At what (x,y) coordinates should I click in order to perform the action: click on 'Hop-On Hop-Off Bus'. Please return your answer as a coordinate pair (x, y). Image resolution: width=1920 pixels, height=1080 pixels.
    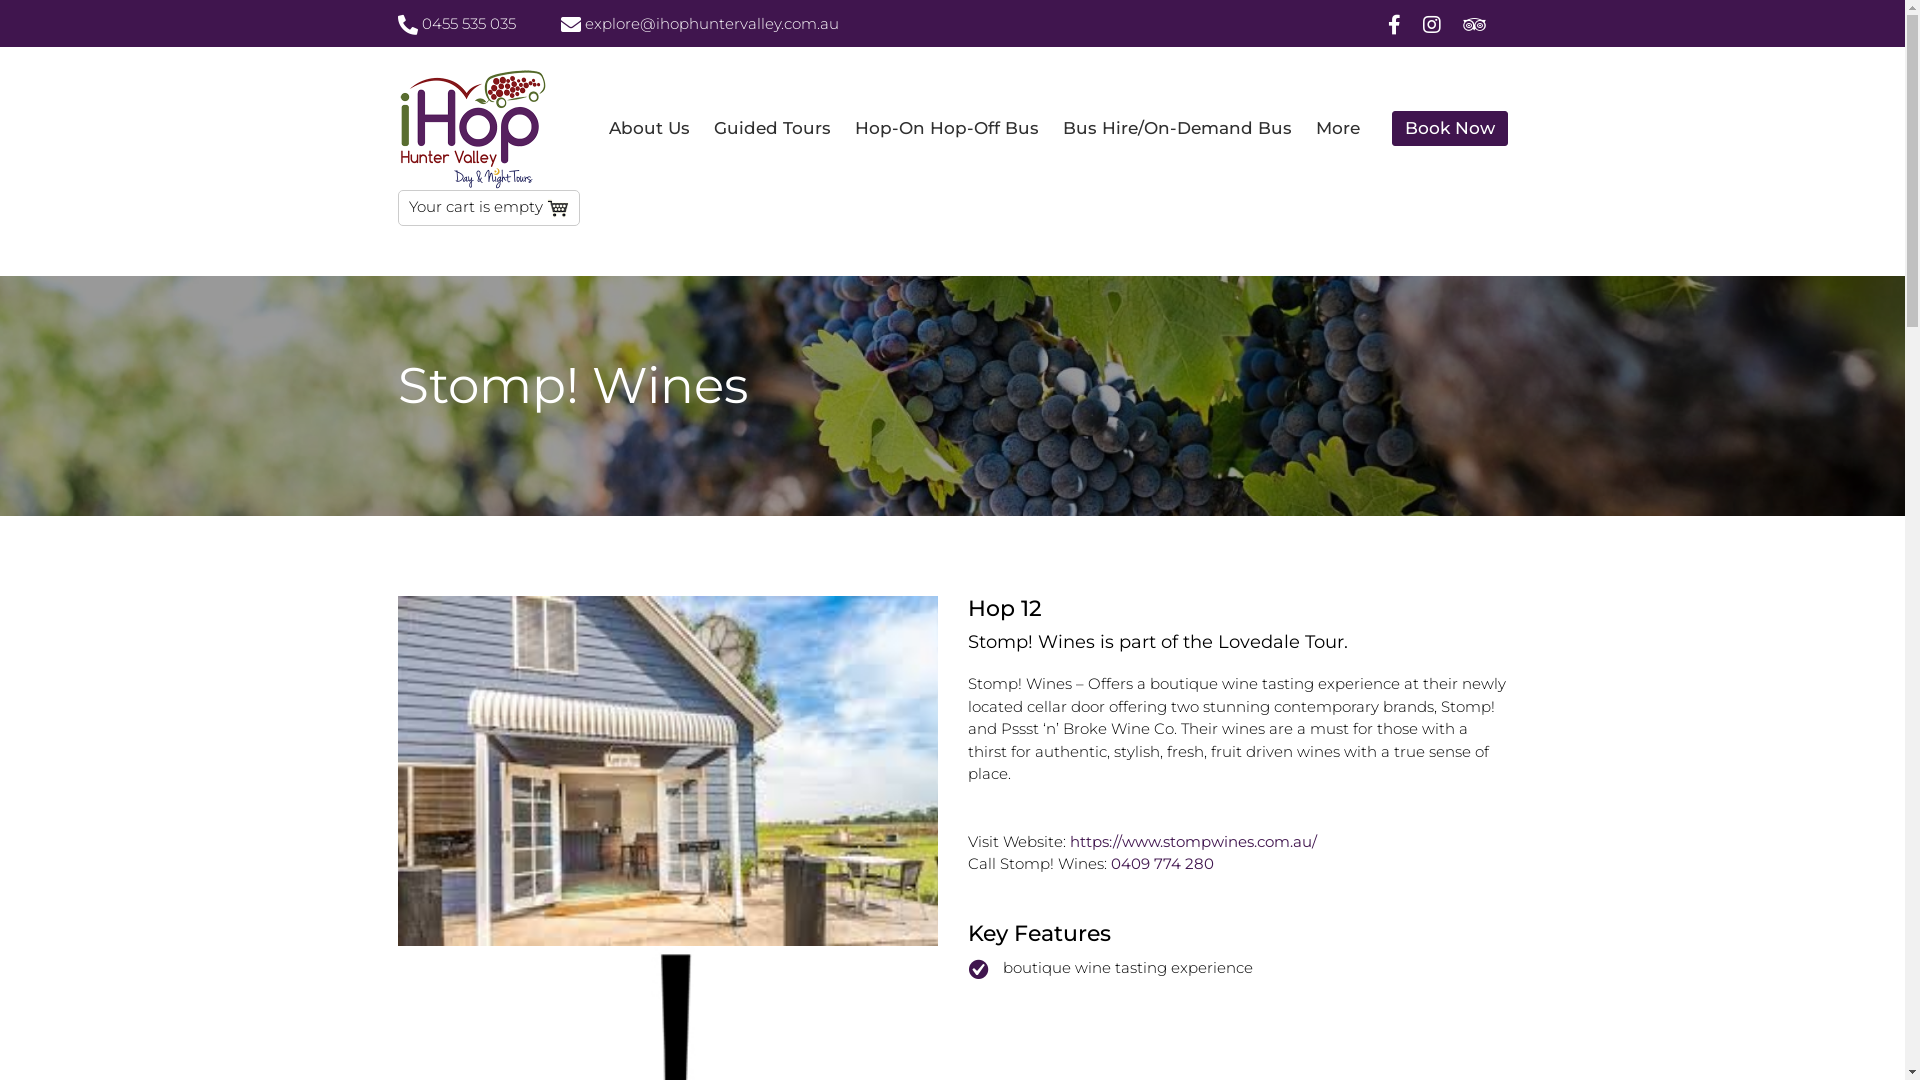
    Looking at the image, I should click on (944, 128).